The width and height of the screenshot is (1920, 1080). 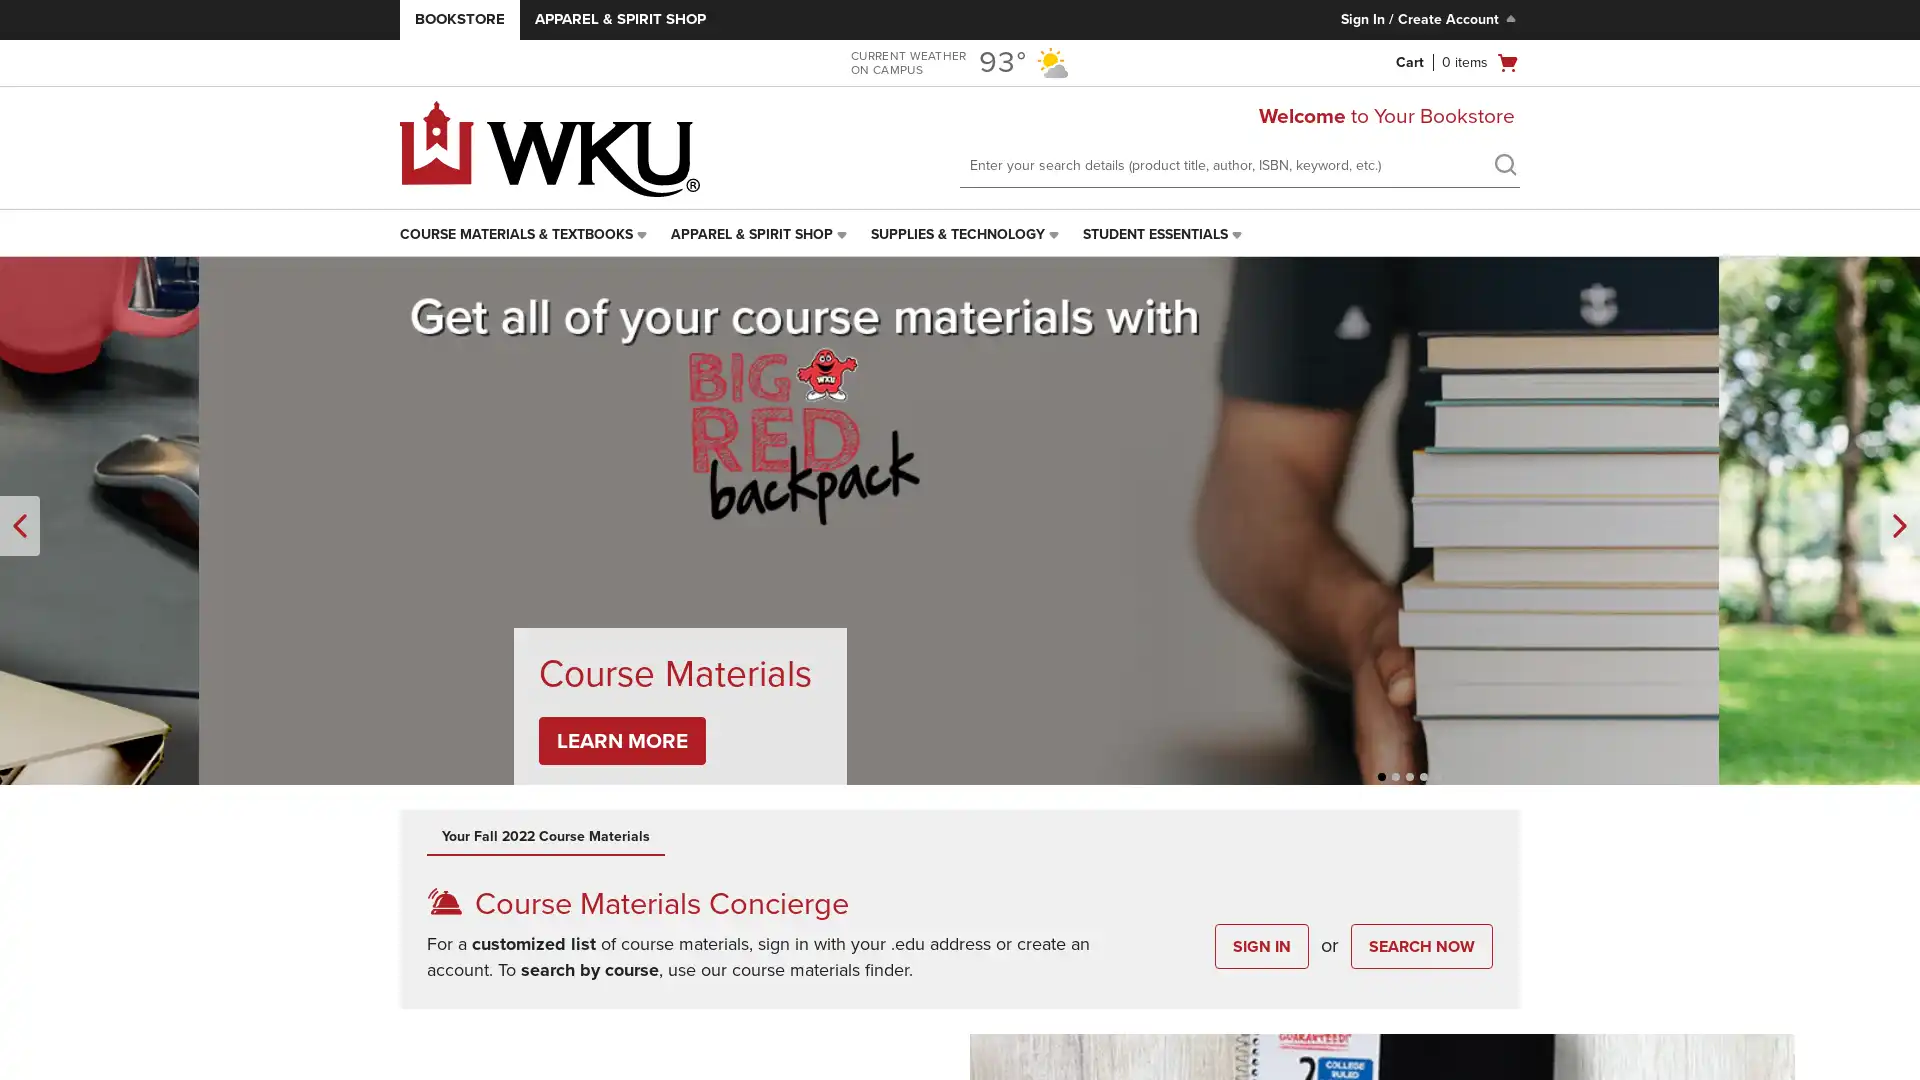 I want to click on Selected, Slide 3, so click(x=1409, y=775).